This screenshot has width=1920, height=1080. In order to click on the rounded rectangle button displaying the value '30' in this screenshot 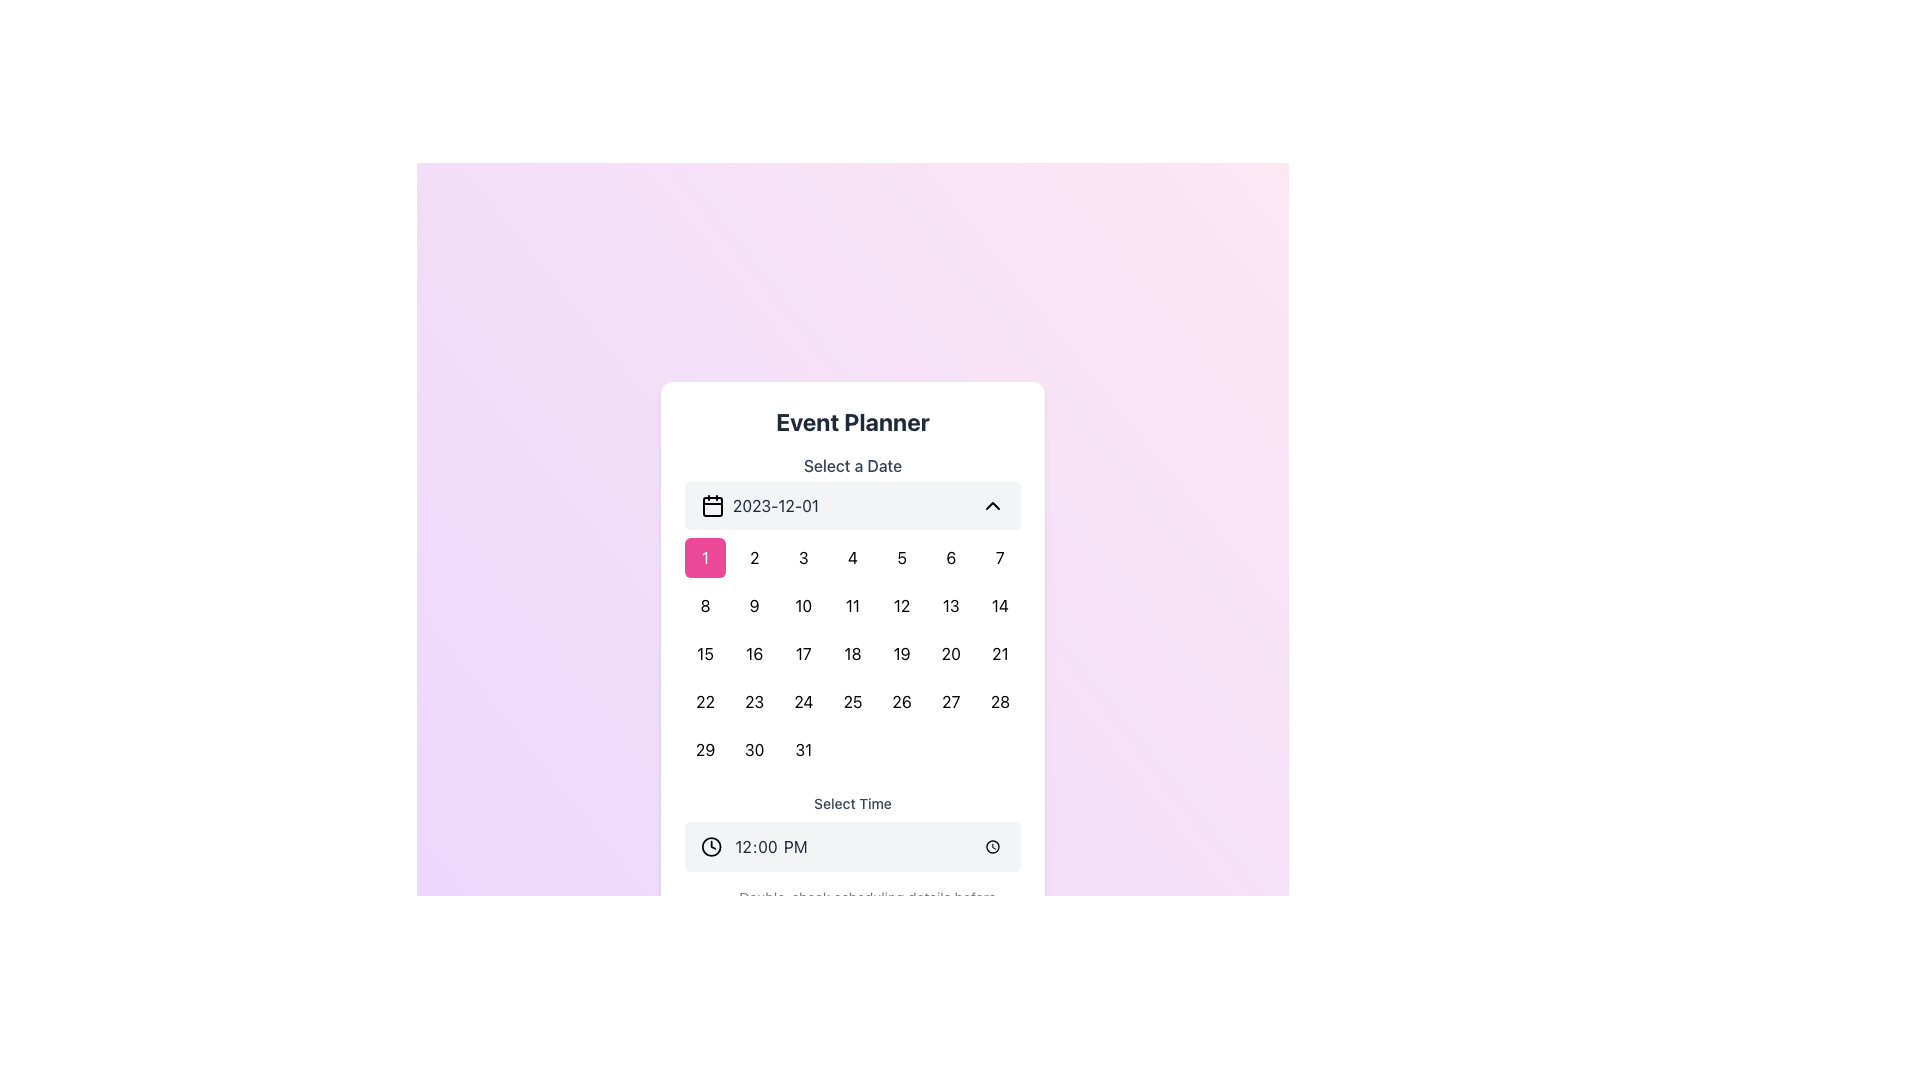, I will do `click(753, 749)`.